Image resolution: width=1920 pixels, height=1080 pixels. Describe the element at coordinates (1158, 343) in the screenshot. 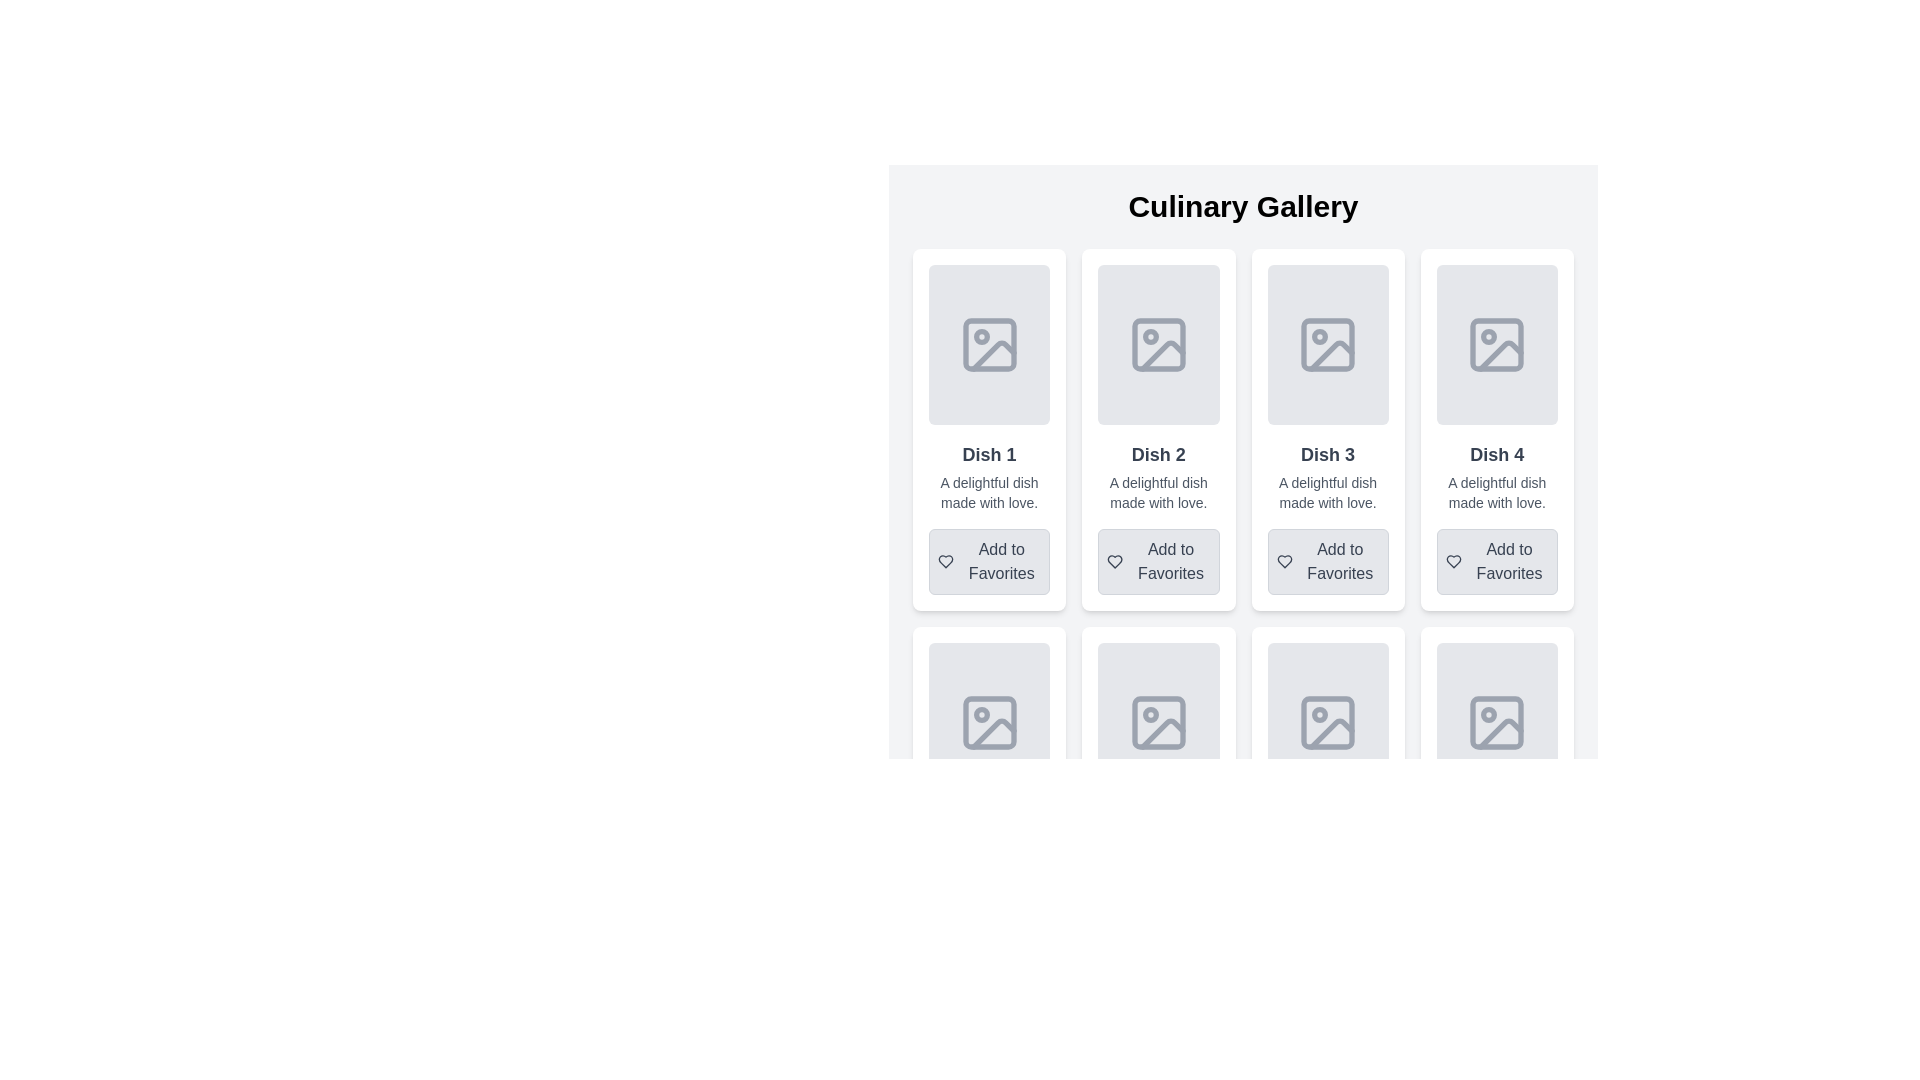

I see `properties of the graphical shape element located in the second column under 'Culinary Gallery', specifically within the placeholder image labeled 'Dish 2'` at that location.